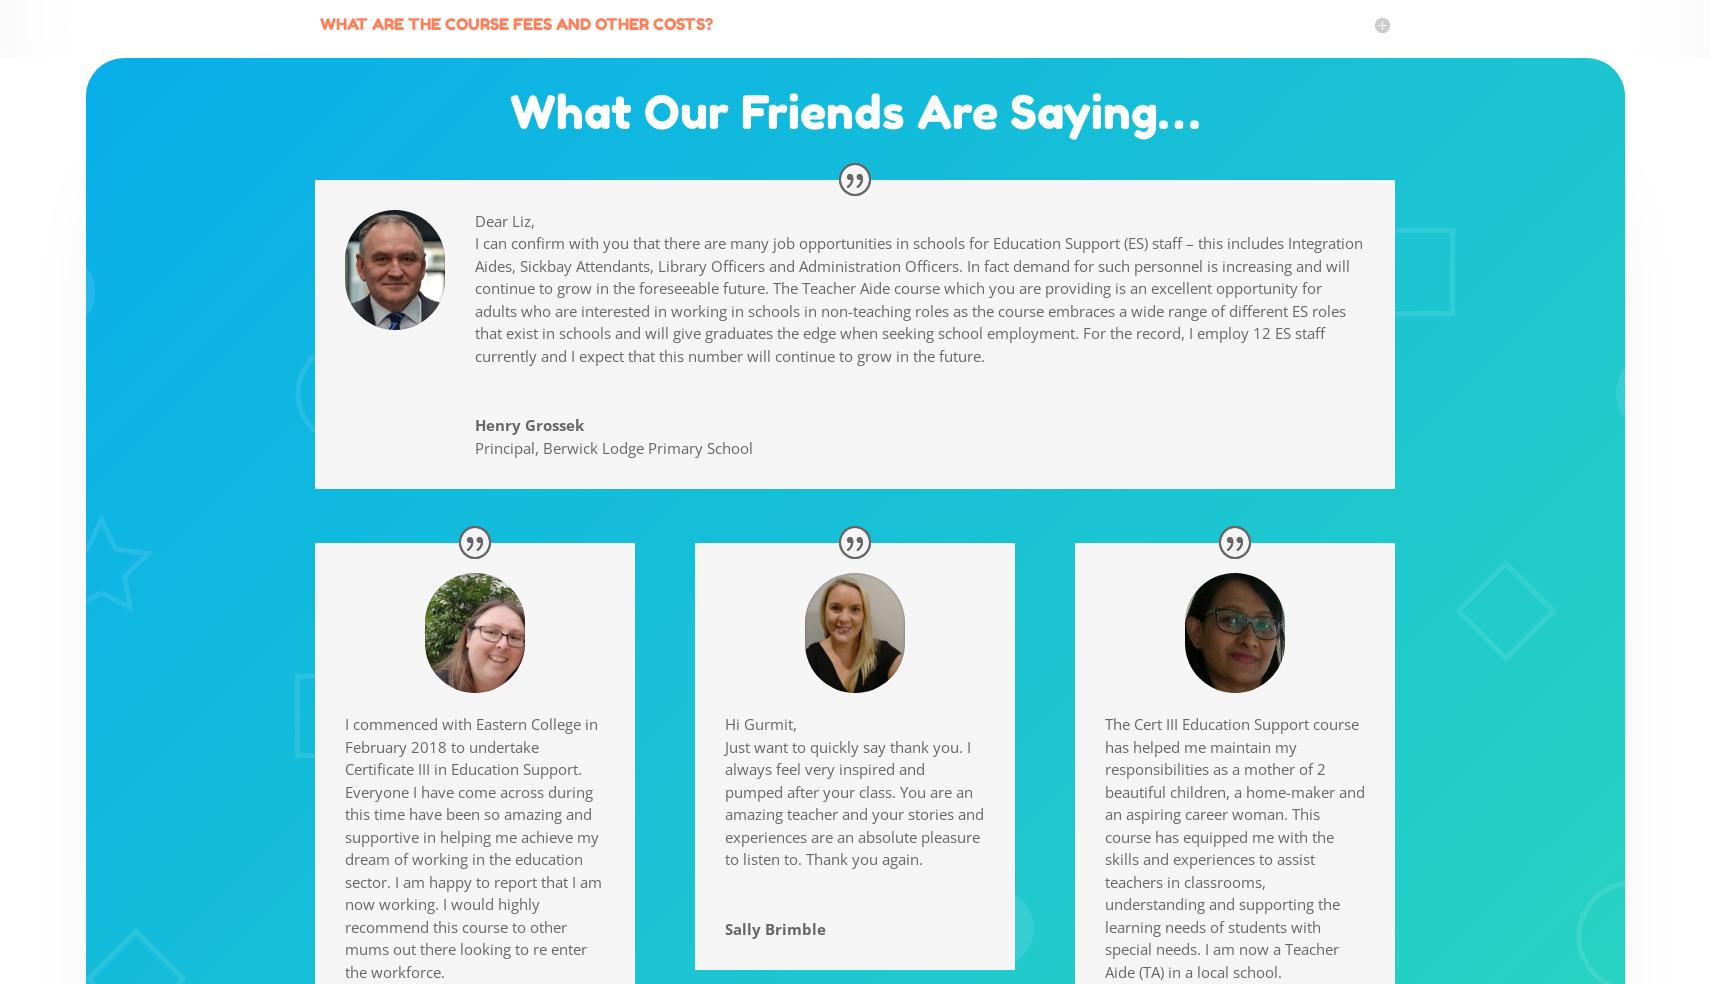 This screenshot has width=1710, height=984. Describe the element at coordinates (473, 846) in the screenshot. I see `'I commenced with Eastern College in February 2018 to undertake Certificate III in Education Support. Everyone I have come across during this time have been so amazing and supportive in helping me achieve my dream of working in the education sector. I am happy to report that I am now working. I would highly recommend this course to other mums out there looking to re enter the workforce.'` at that location.